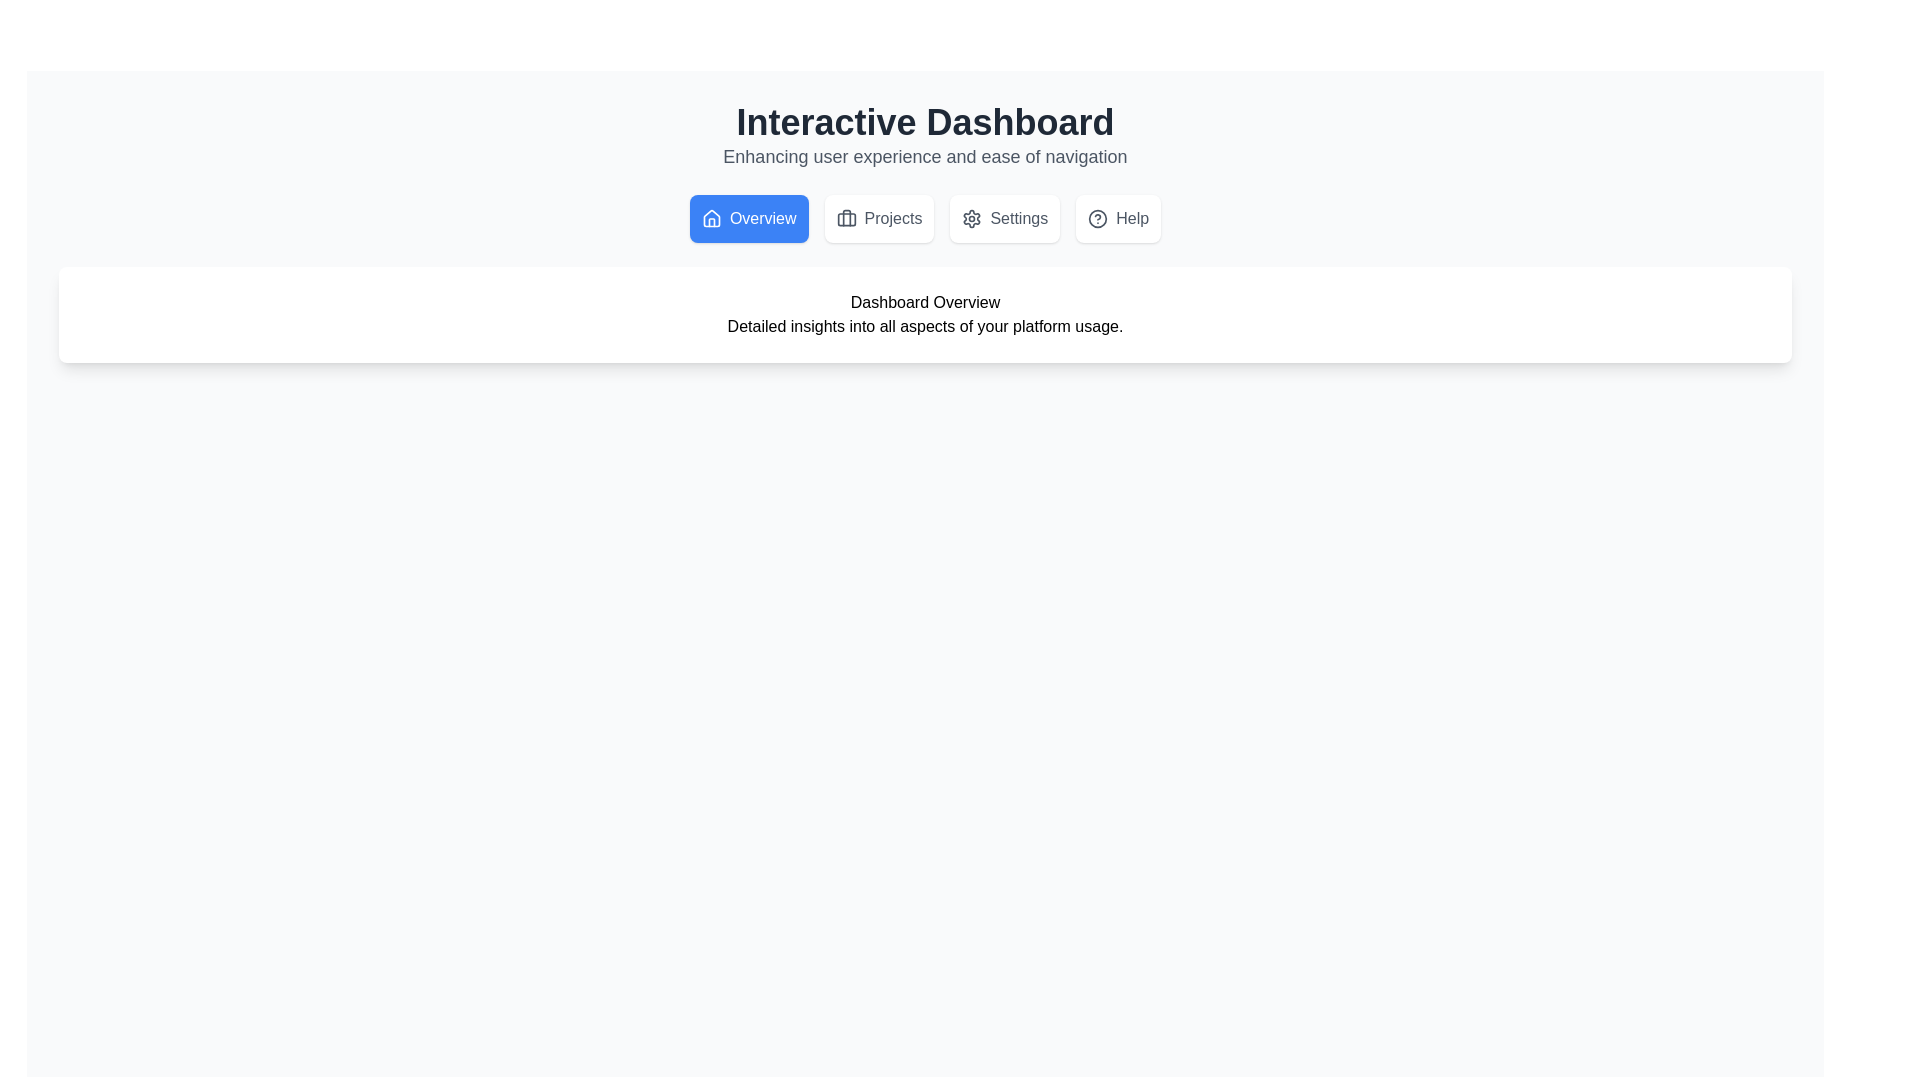 This screenshot has height=1080, width=1920. I want to click on the house icon SVG element, which is located inside the 'Overview' button, so click(711, 219).